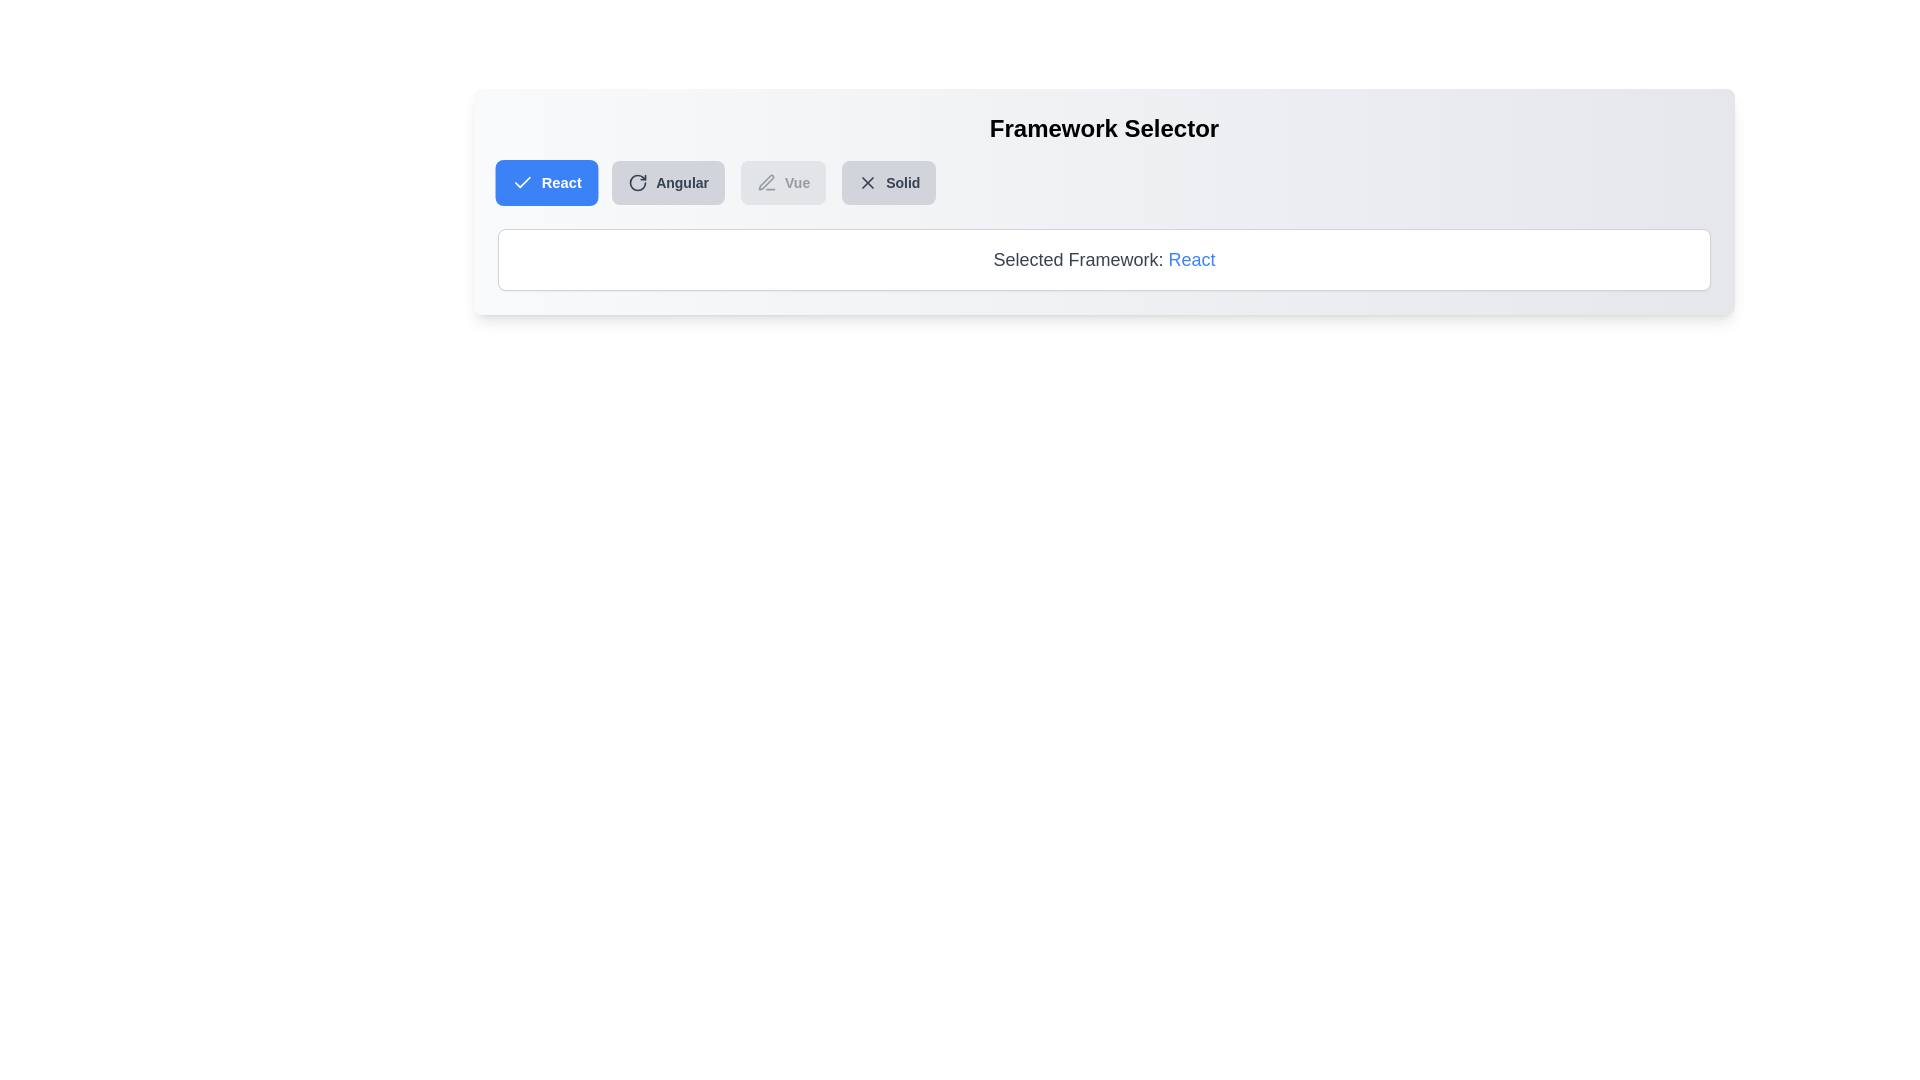 The height and width of the screenshot is (1080, 1920). I want to click on the checkmark icon indicating the selection of the 'React' framework, which is located within the 'React' button on the left-most side among other framework buttons, so click(522, 182).